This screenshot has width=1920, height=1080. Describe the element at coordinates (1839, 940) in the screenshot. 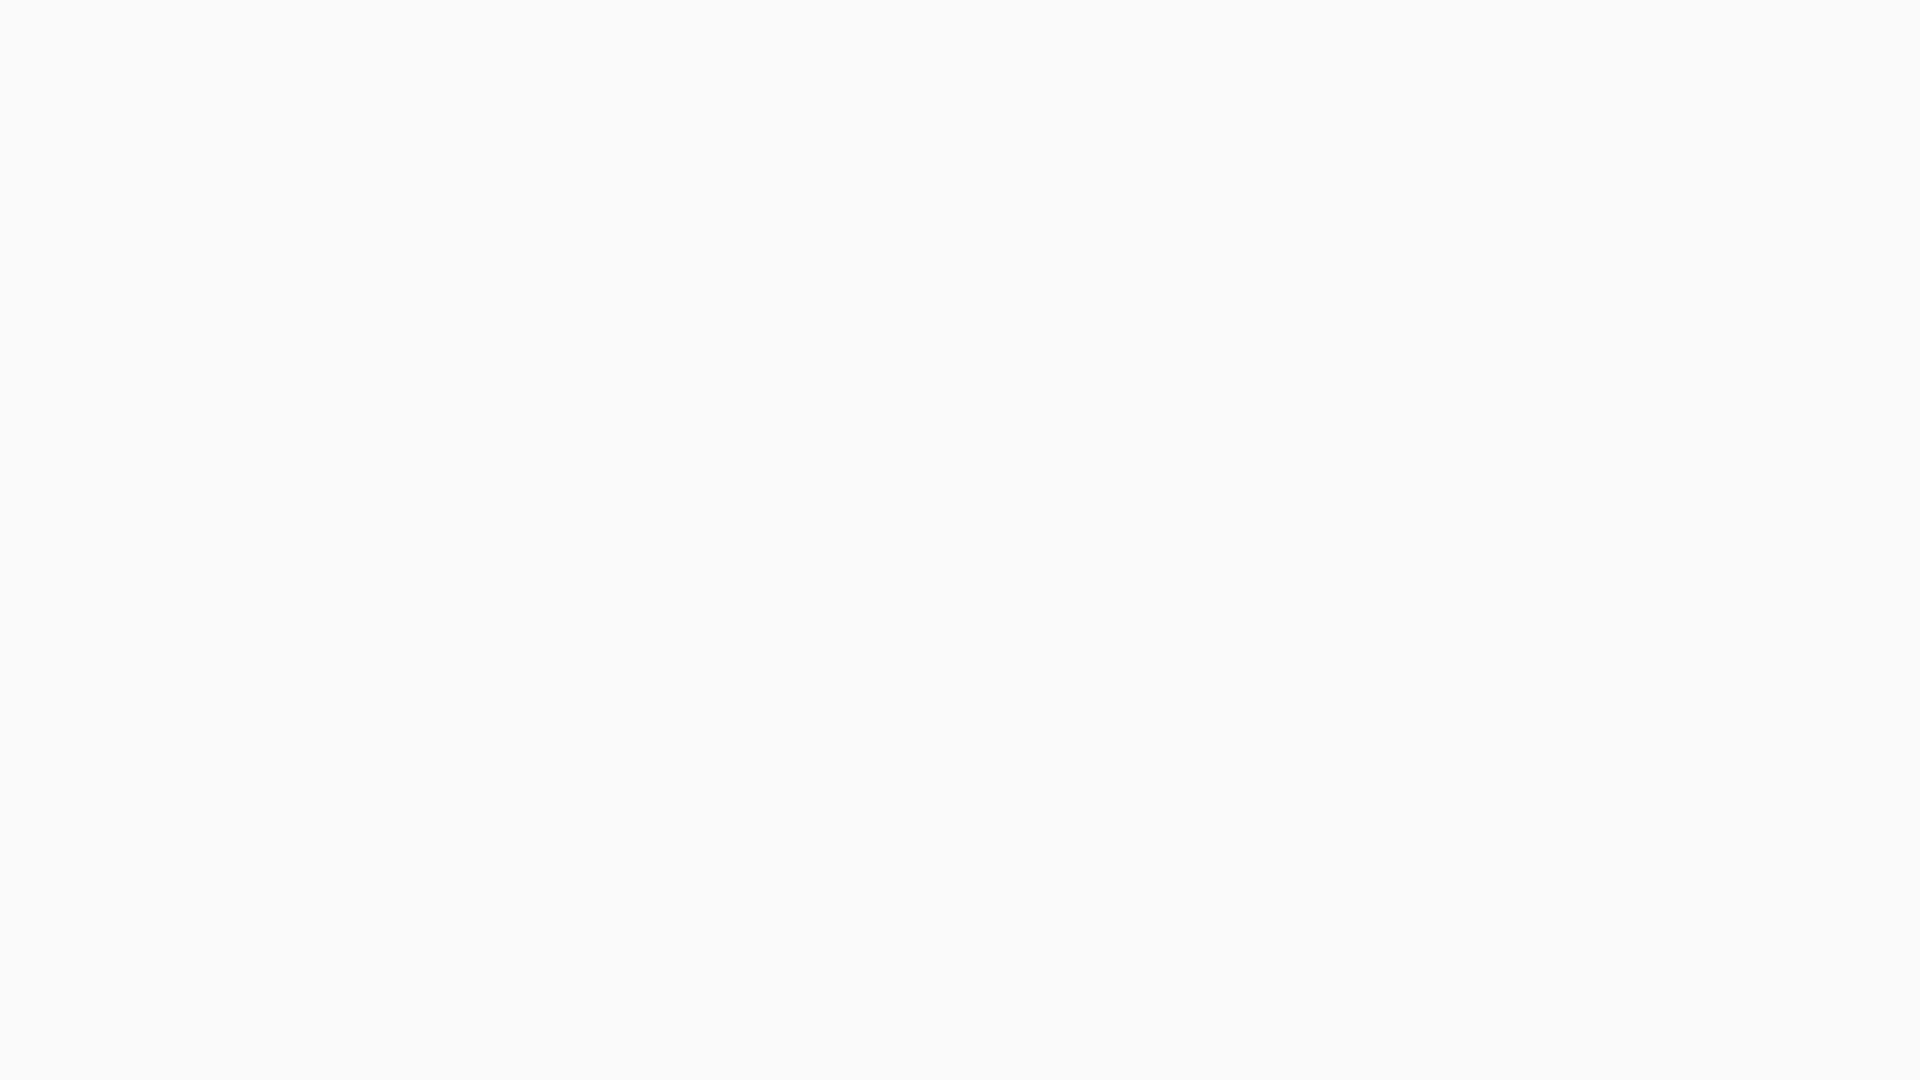

I see `Dismiss` at that location.